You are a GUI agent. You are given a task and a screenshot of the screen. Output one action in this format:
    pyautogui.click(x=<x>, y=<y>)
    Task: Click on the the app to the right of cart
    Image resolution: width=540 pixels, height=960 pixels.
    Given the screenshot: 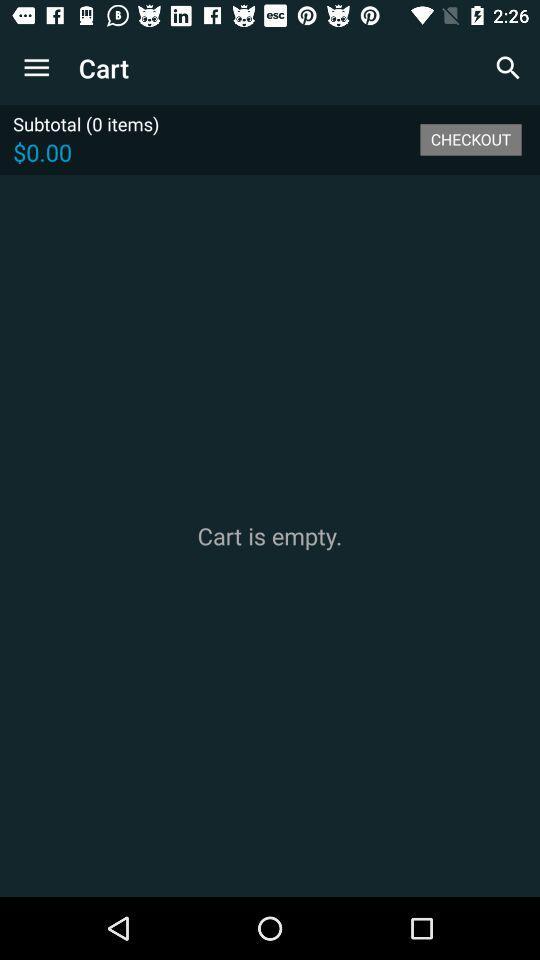 What is the action you would take?
    pyautogui.click(x=508, y=68)
    